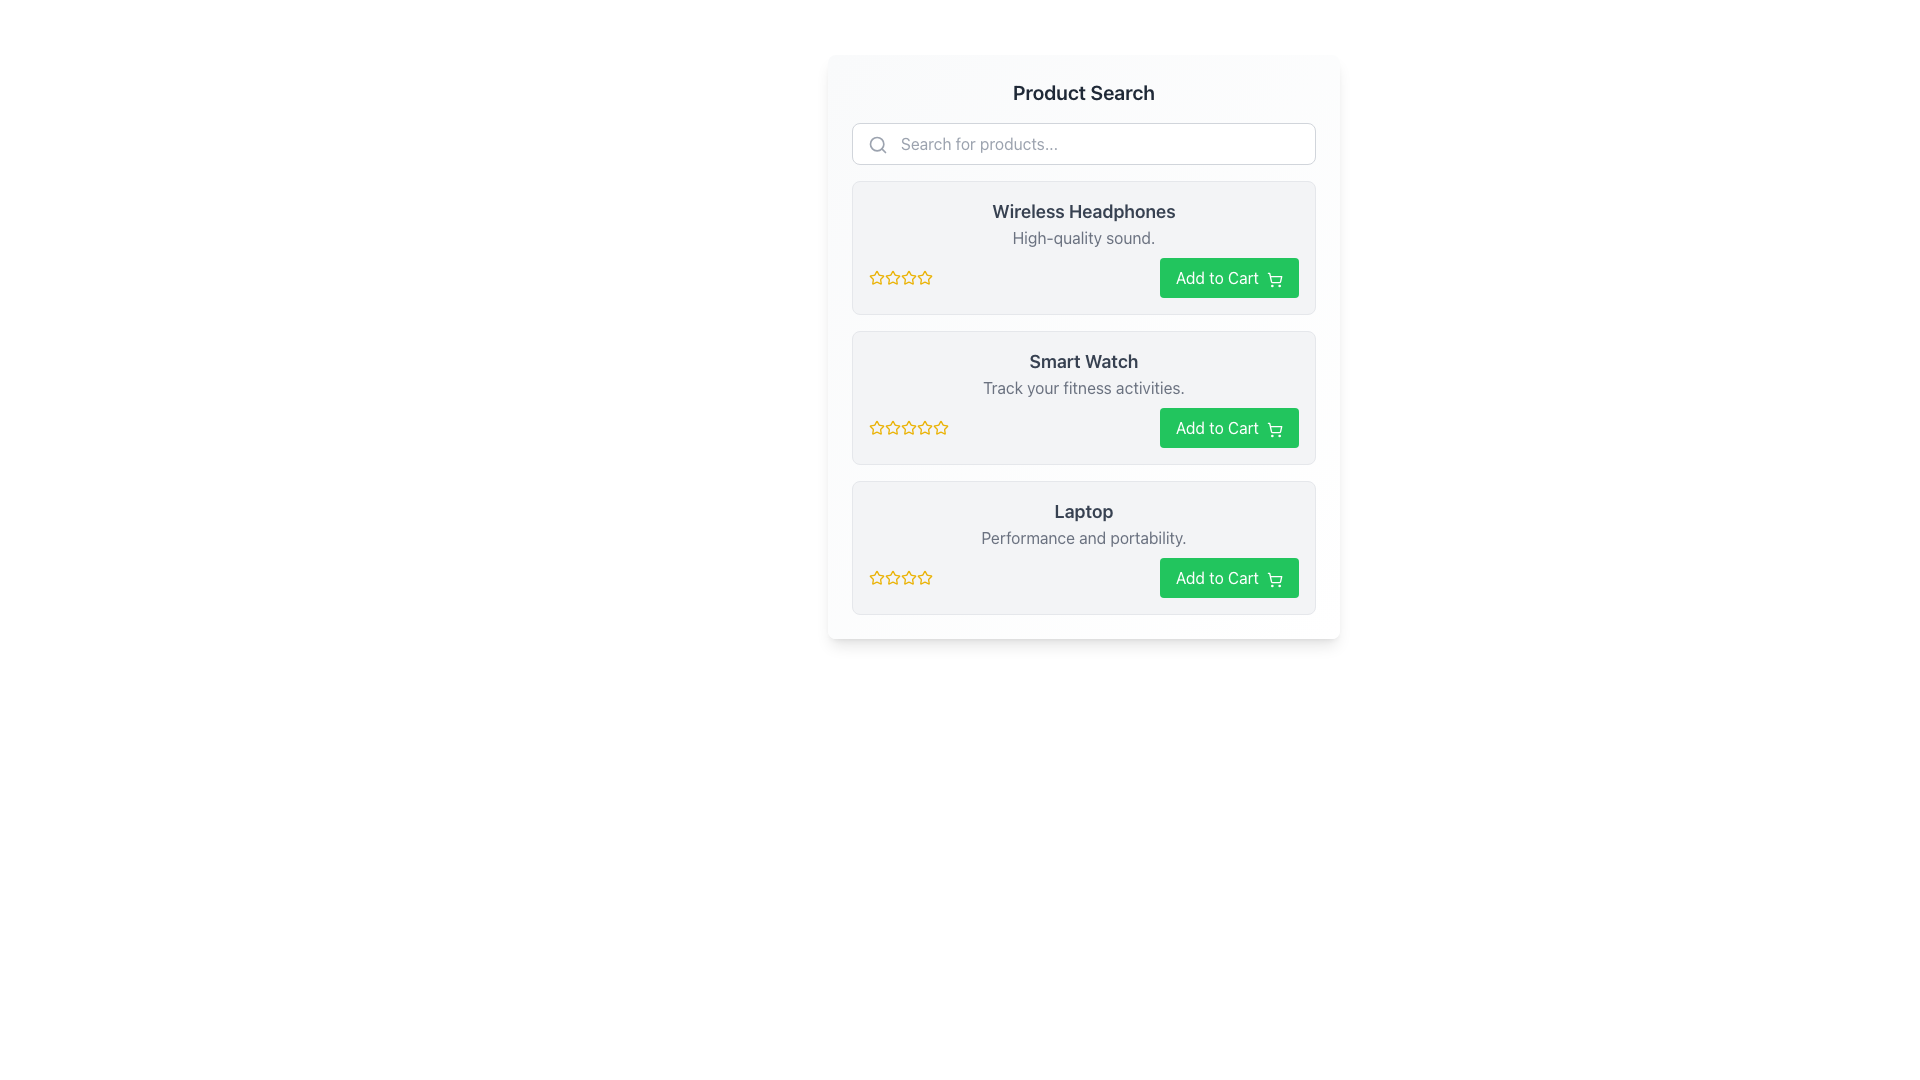  I want to click on the second star in the rating interface under the product title 'Wireless Headphones', so click(924, 277).